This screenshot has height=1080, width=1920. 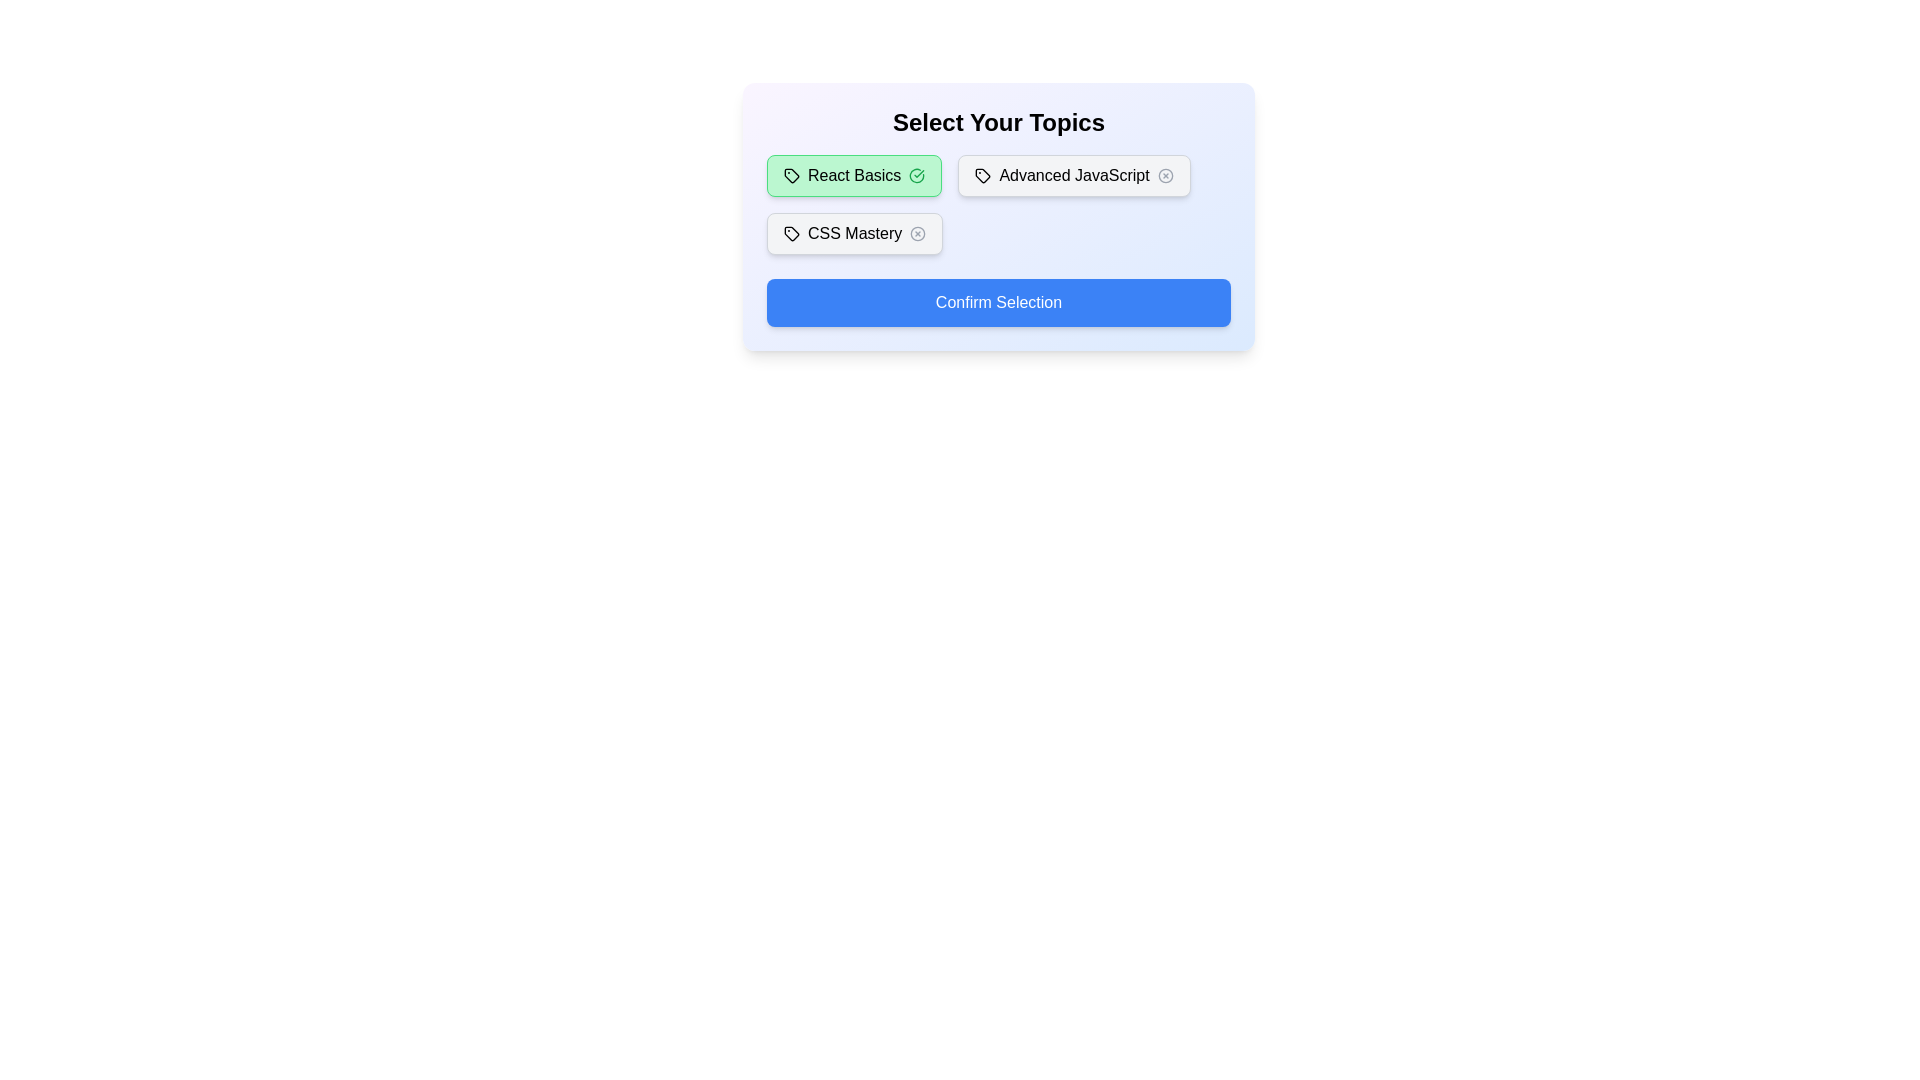 I want to click on the tag labeled Advanced JavaScript to toggle its active state, so click(x=1073, y=175).